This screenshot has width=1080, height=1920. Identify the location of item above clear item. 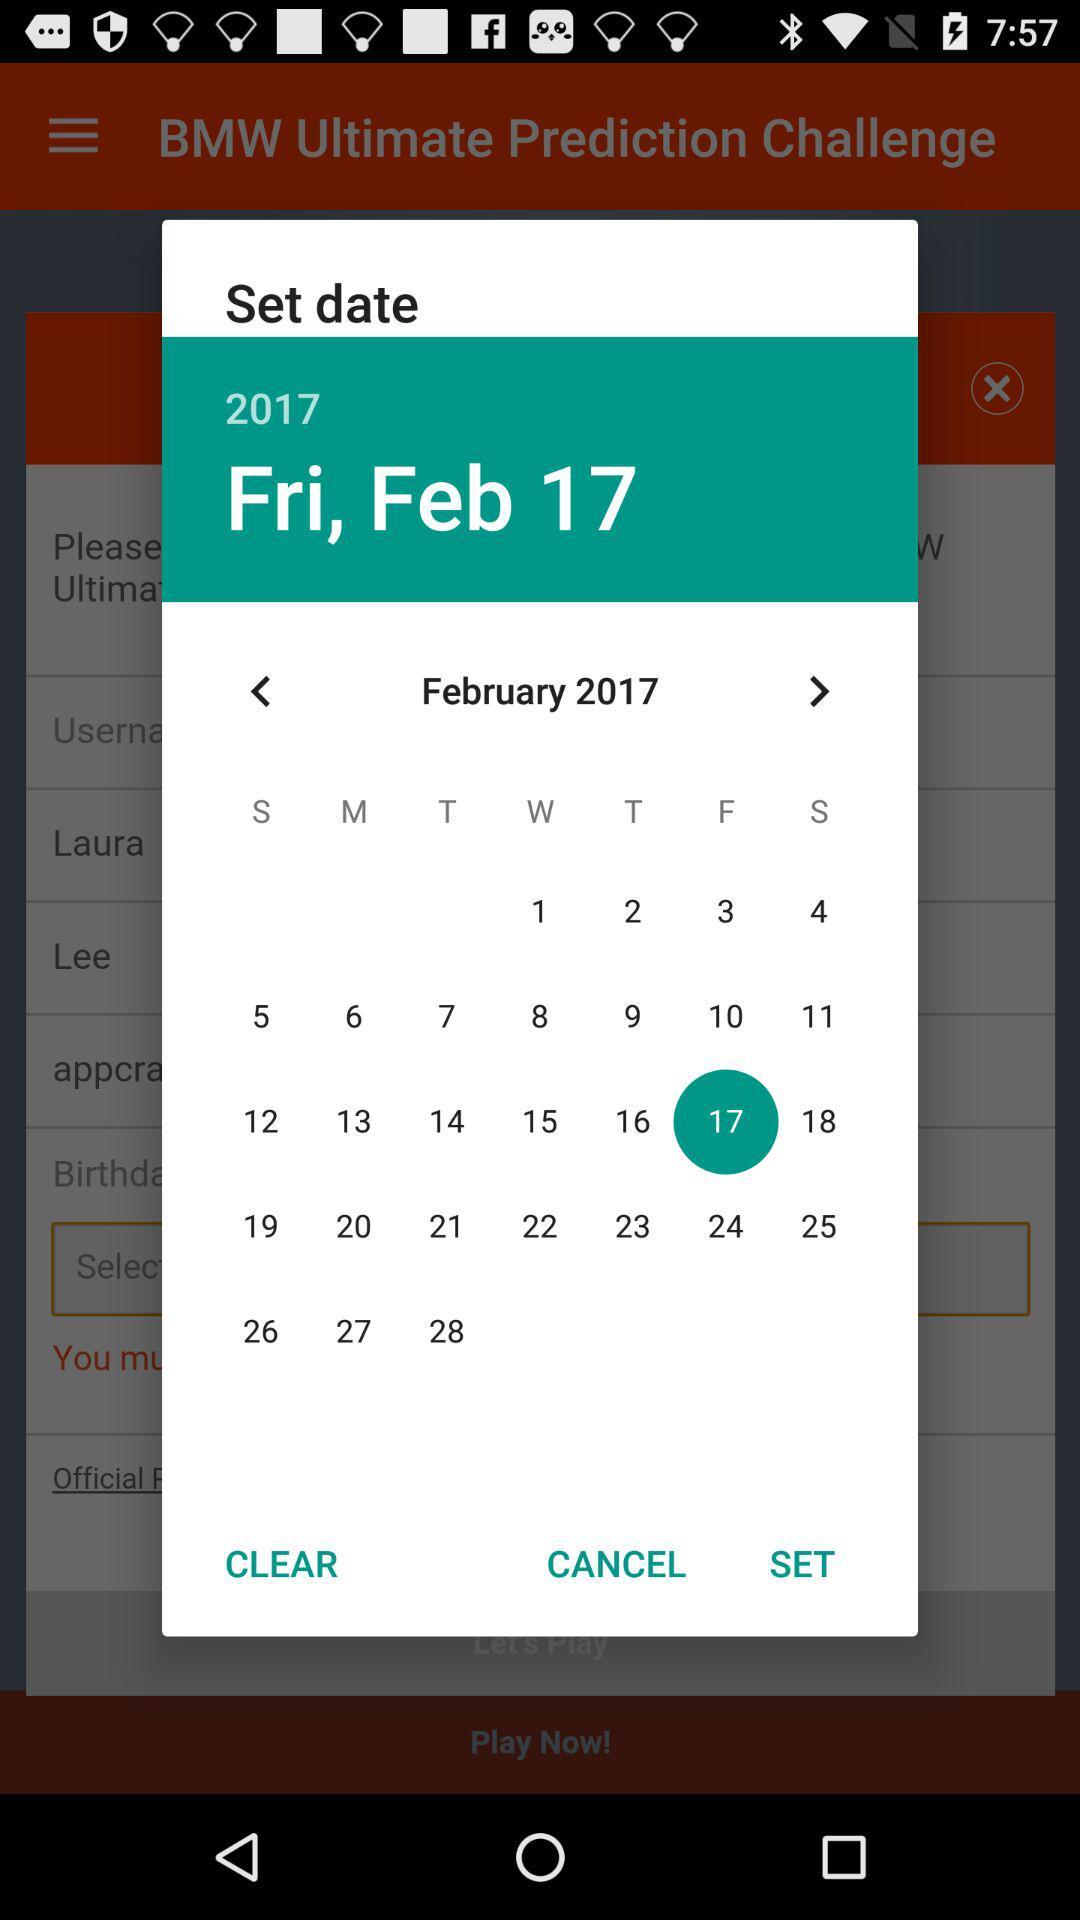
(260, 691).